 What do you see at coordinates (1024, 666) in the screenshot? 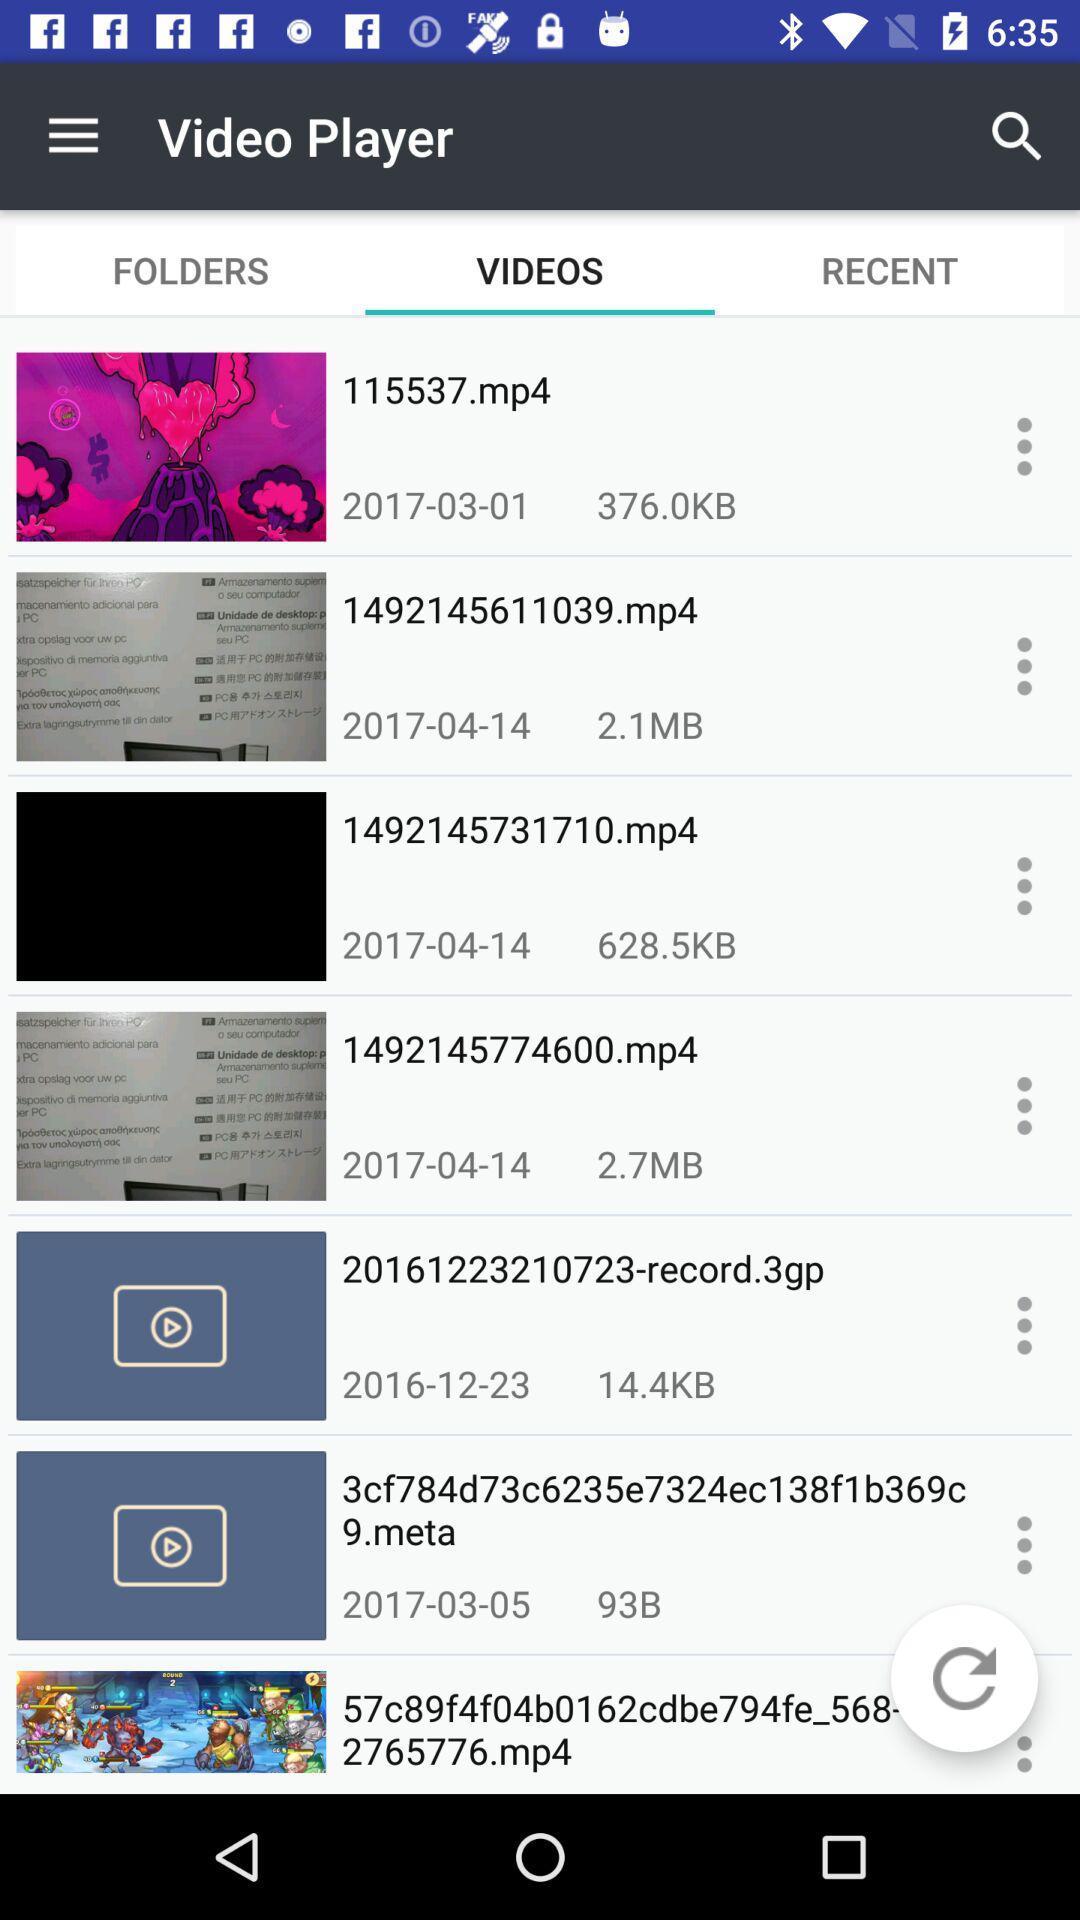
I see `show second thumbnail options` at bounding box center [1024, 666].